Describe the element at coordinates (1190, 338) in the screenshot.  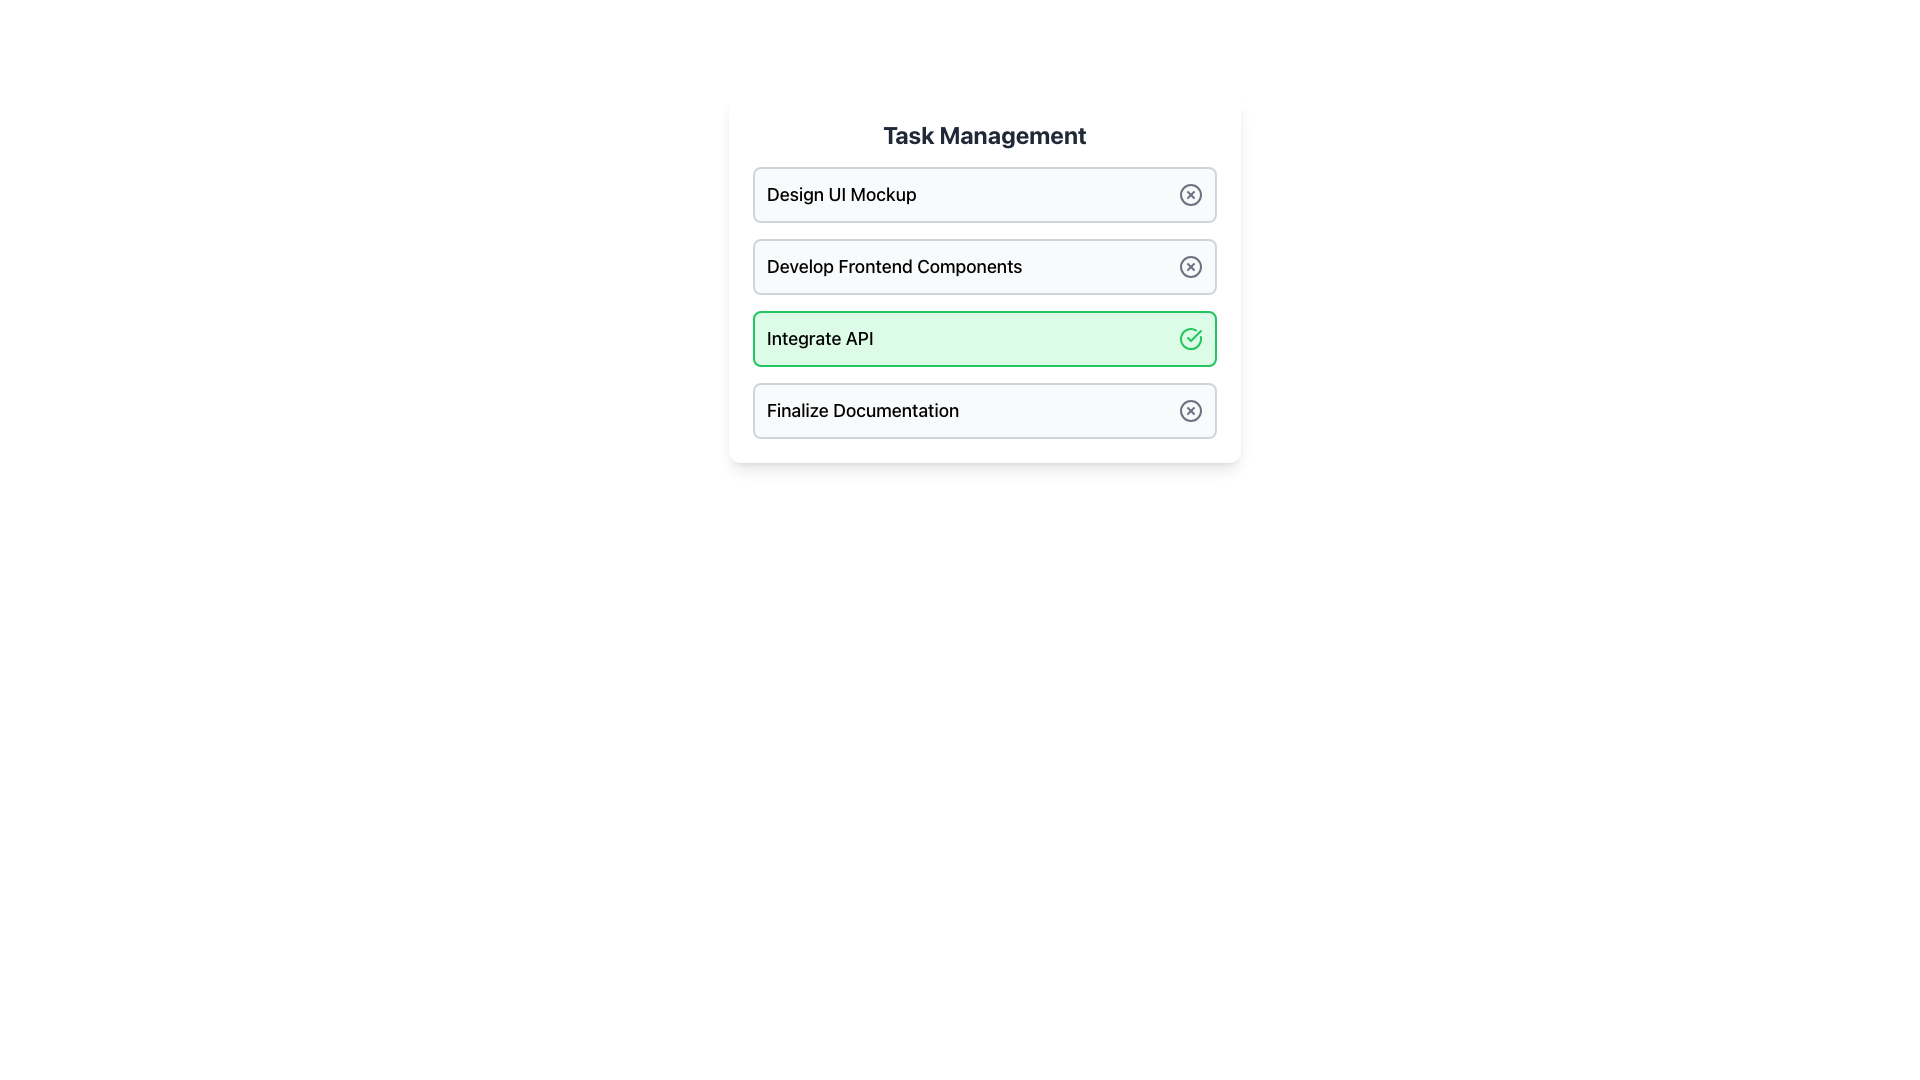
I see `the confirmation icon located at the far-right edge of the 'Integrate API' task item in the task management interface` at that location.